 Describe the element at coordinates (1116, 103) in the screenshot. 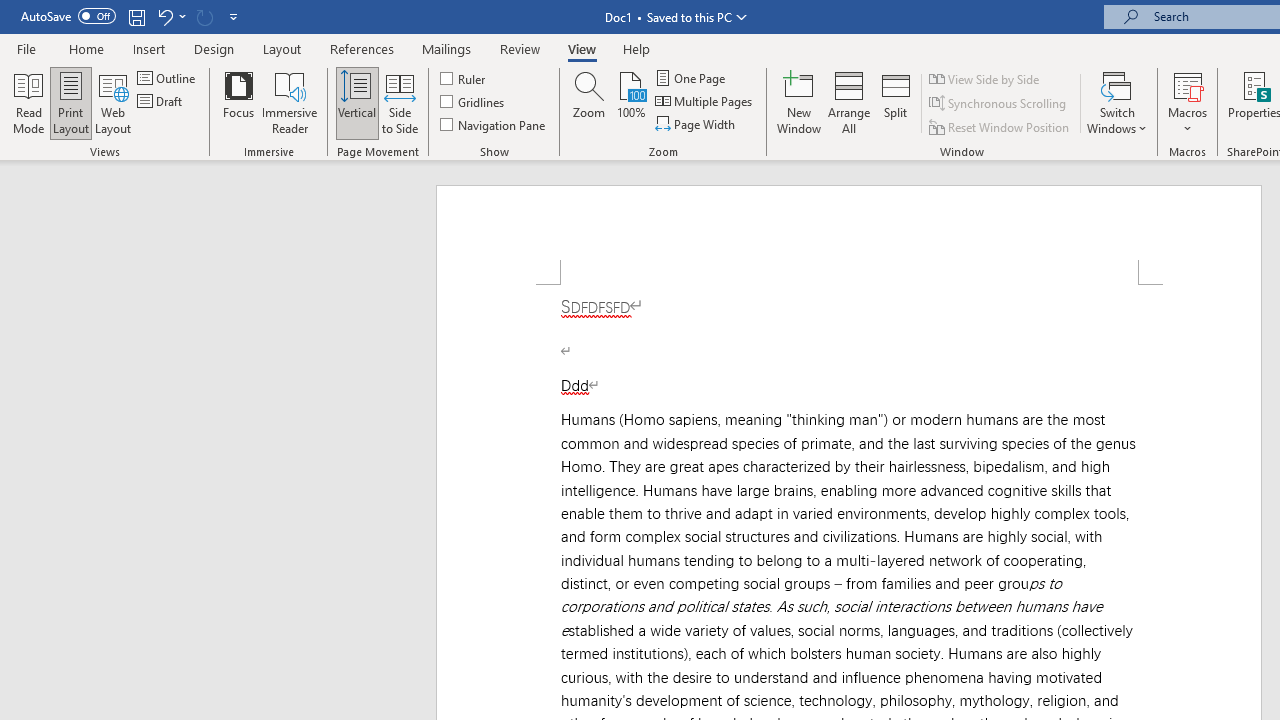

I see `'Switch Windows'` at that location.